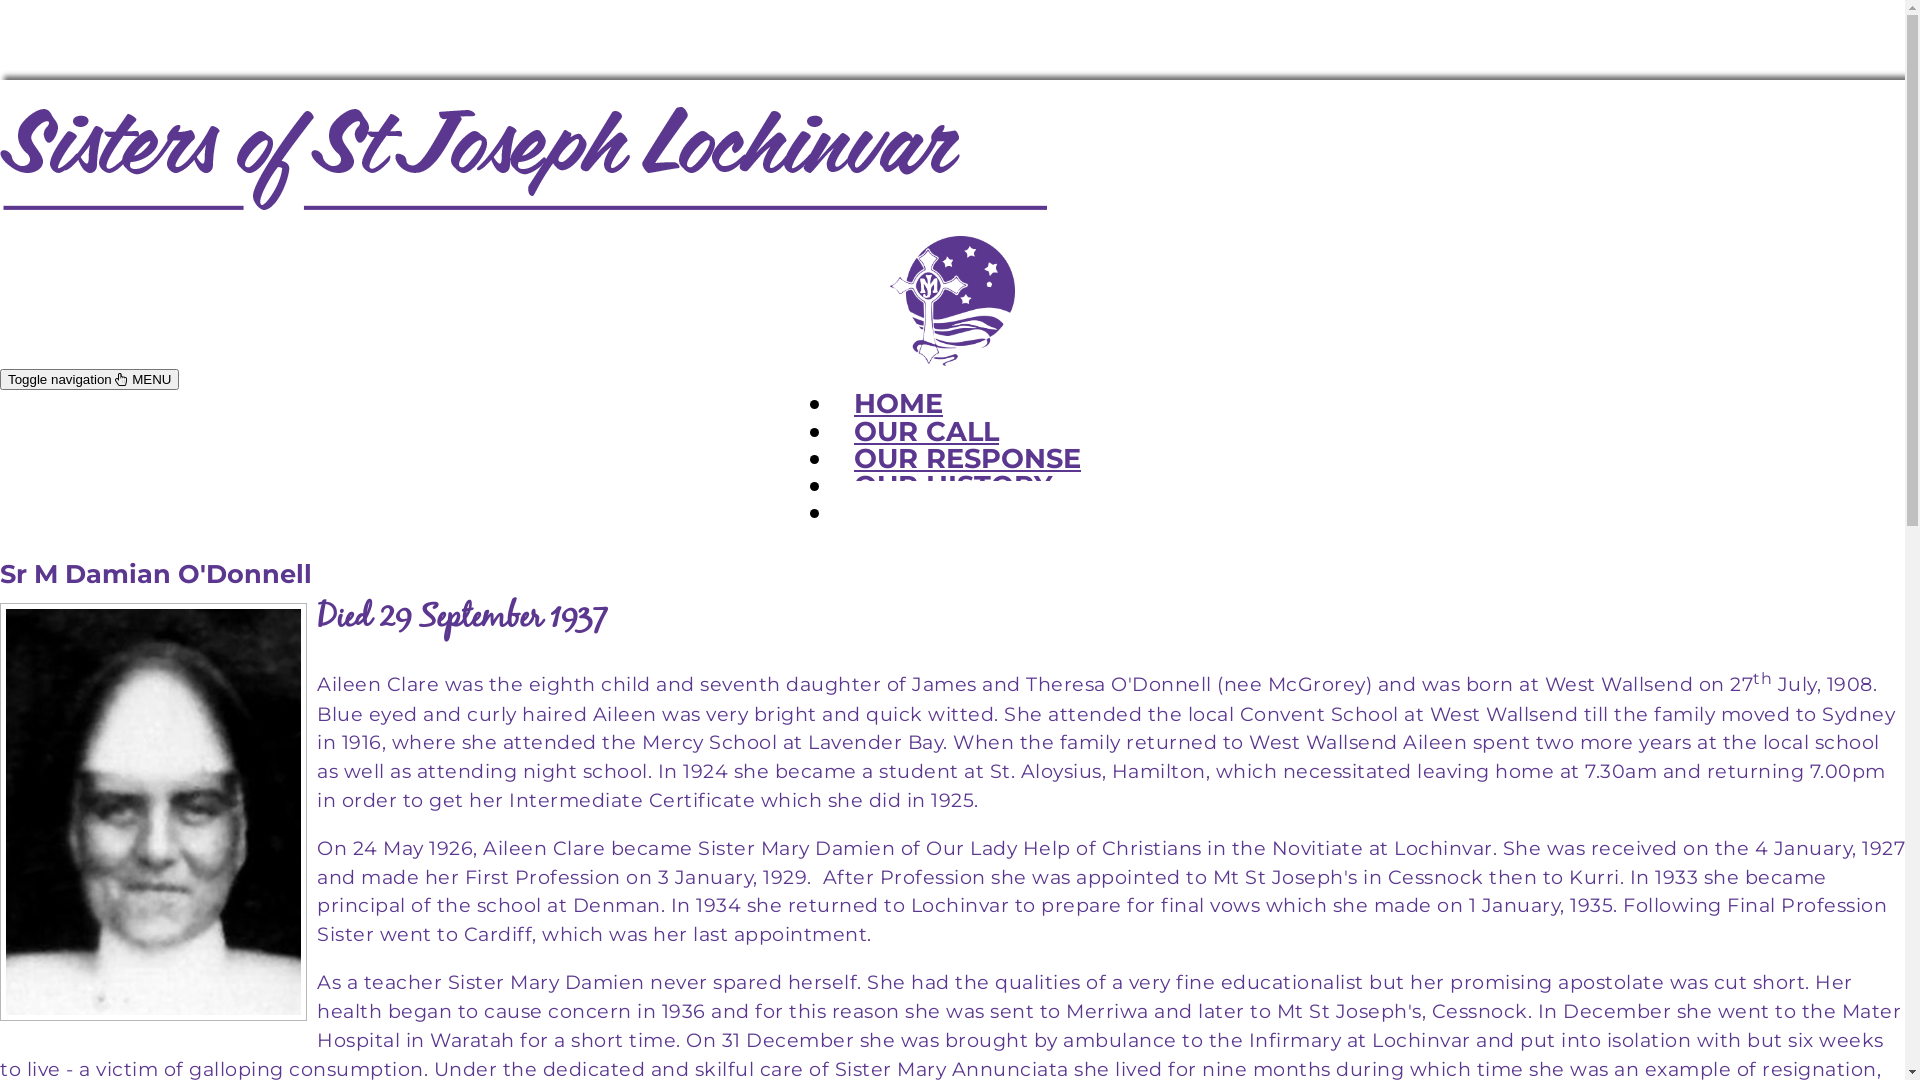 This screenshot has height=1080, width=1920. I want to click on 'OUR CALL', so click(834, 430).